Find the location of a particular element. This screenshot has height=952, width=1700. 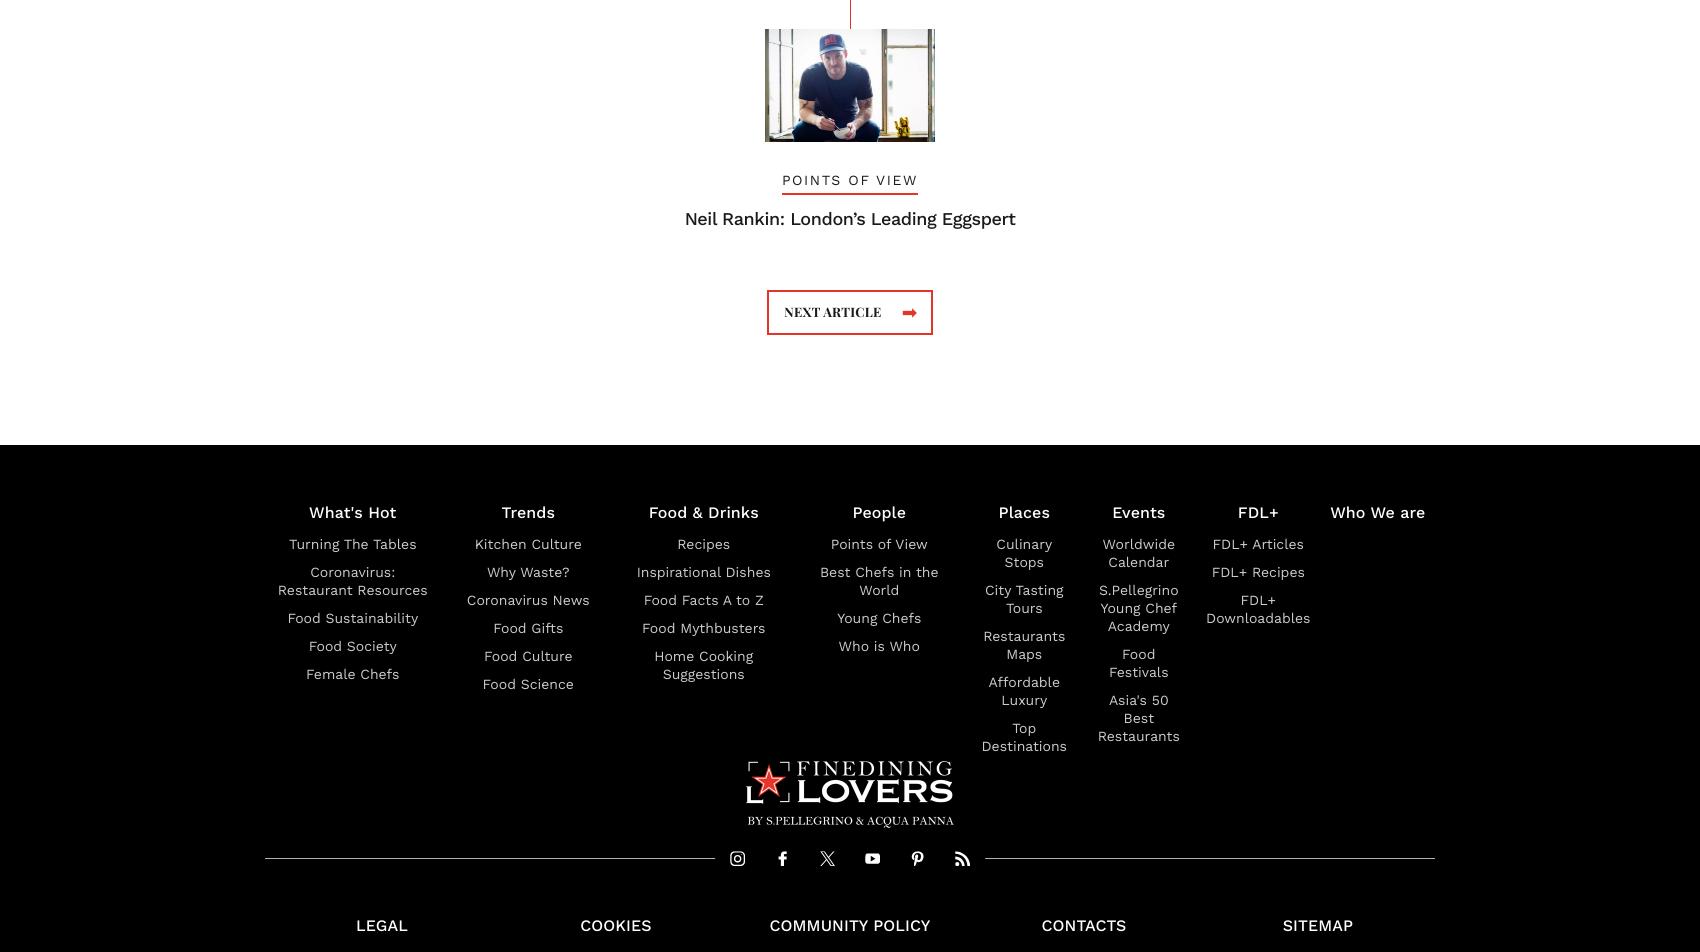

'Recipes' is located at coordinates (703, 543).